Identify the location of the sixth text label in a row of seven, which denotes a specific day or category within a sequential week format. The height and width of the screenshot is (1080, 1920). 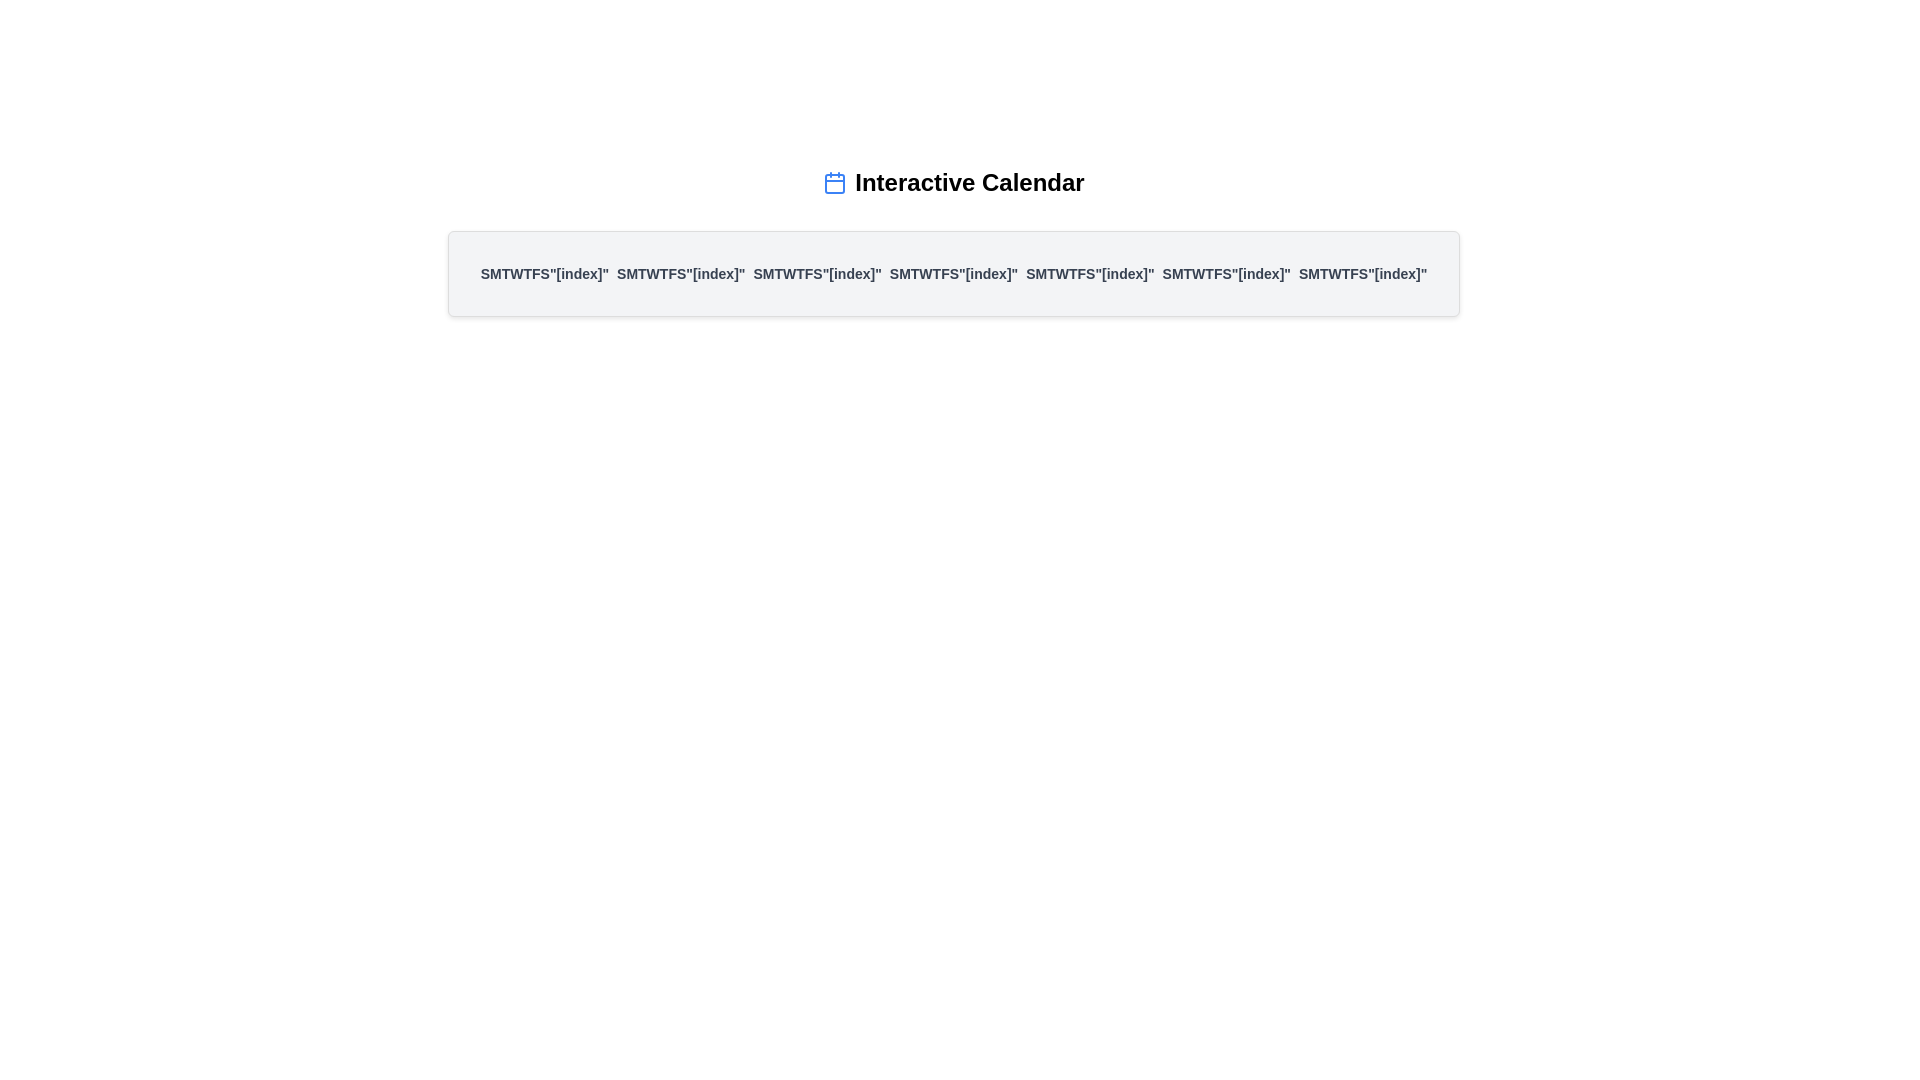
(1225, 273).